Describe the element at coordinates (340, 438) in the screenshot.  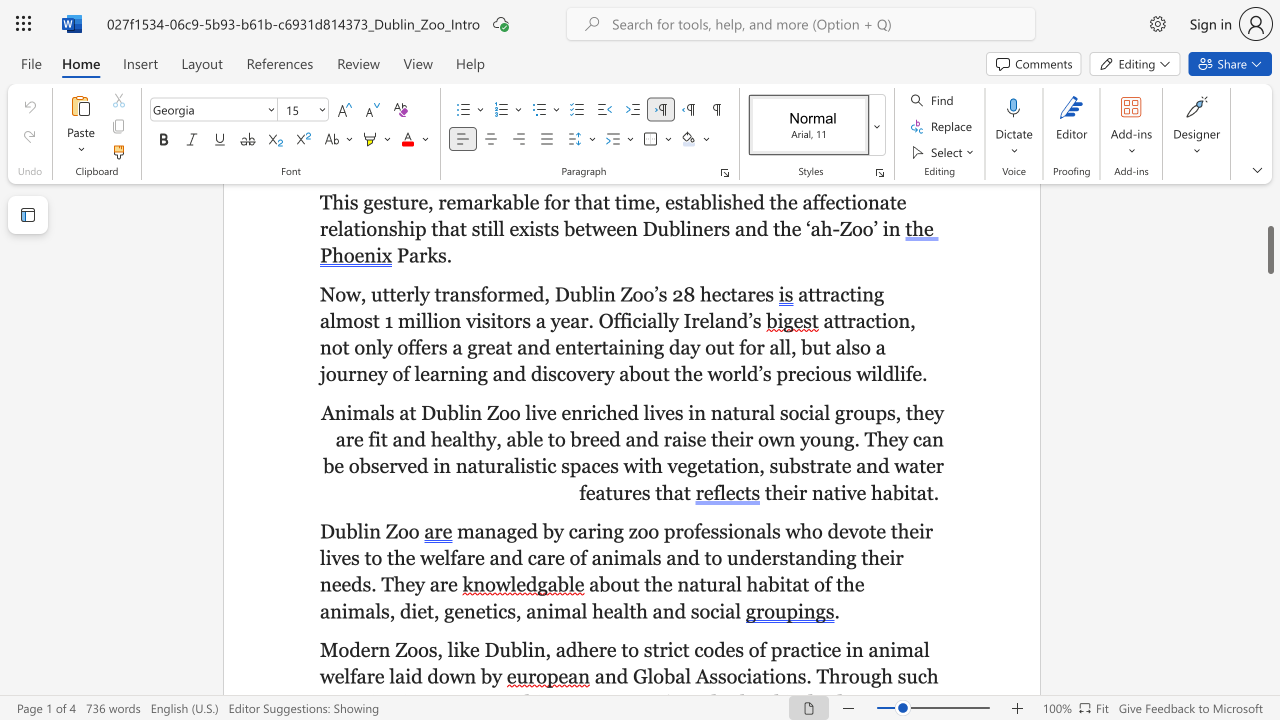
I see `the 6th character "a" in the text` at that location.